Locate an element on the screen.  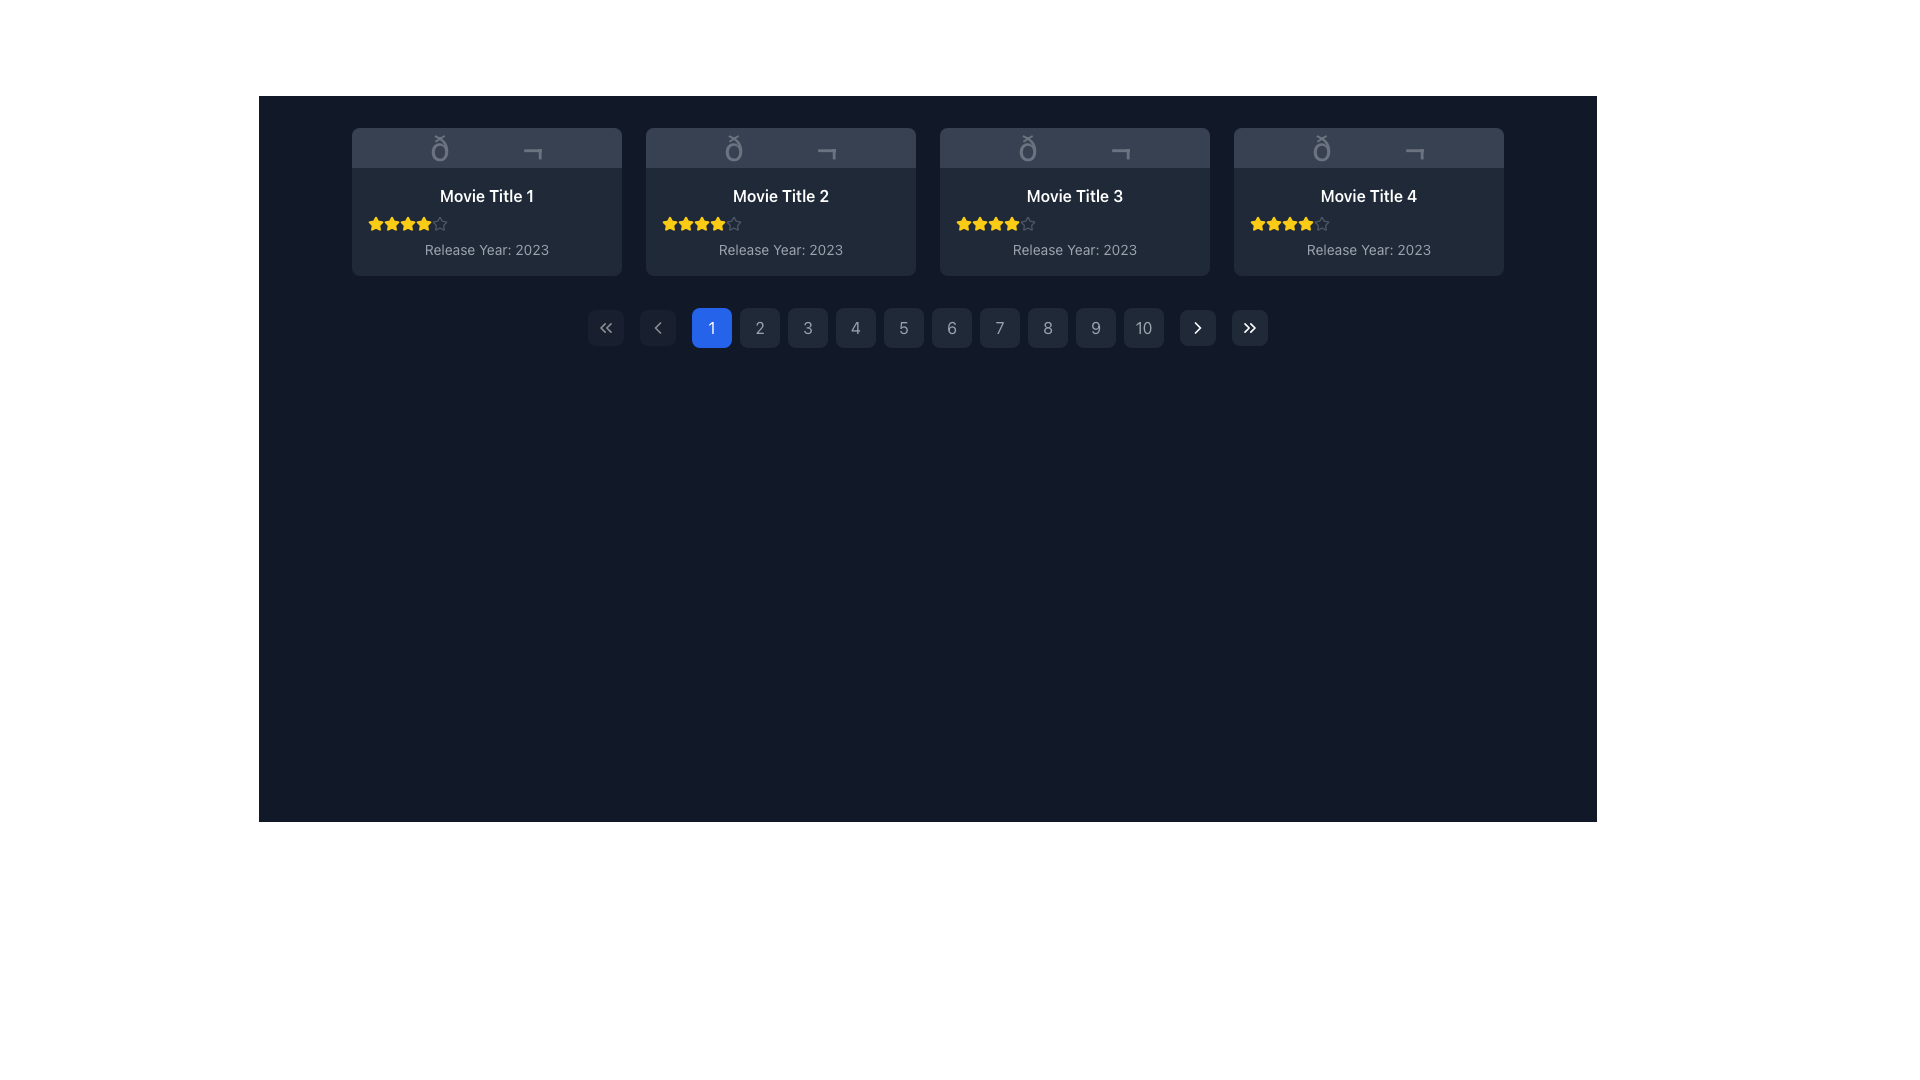
the square button with a rounded edge style that has a dark gray background and contains the number '8' in lighter gray, located in the pagination control is located at coordinates (1046, 326).